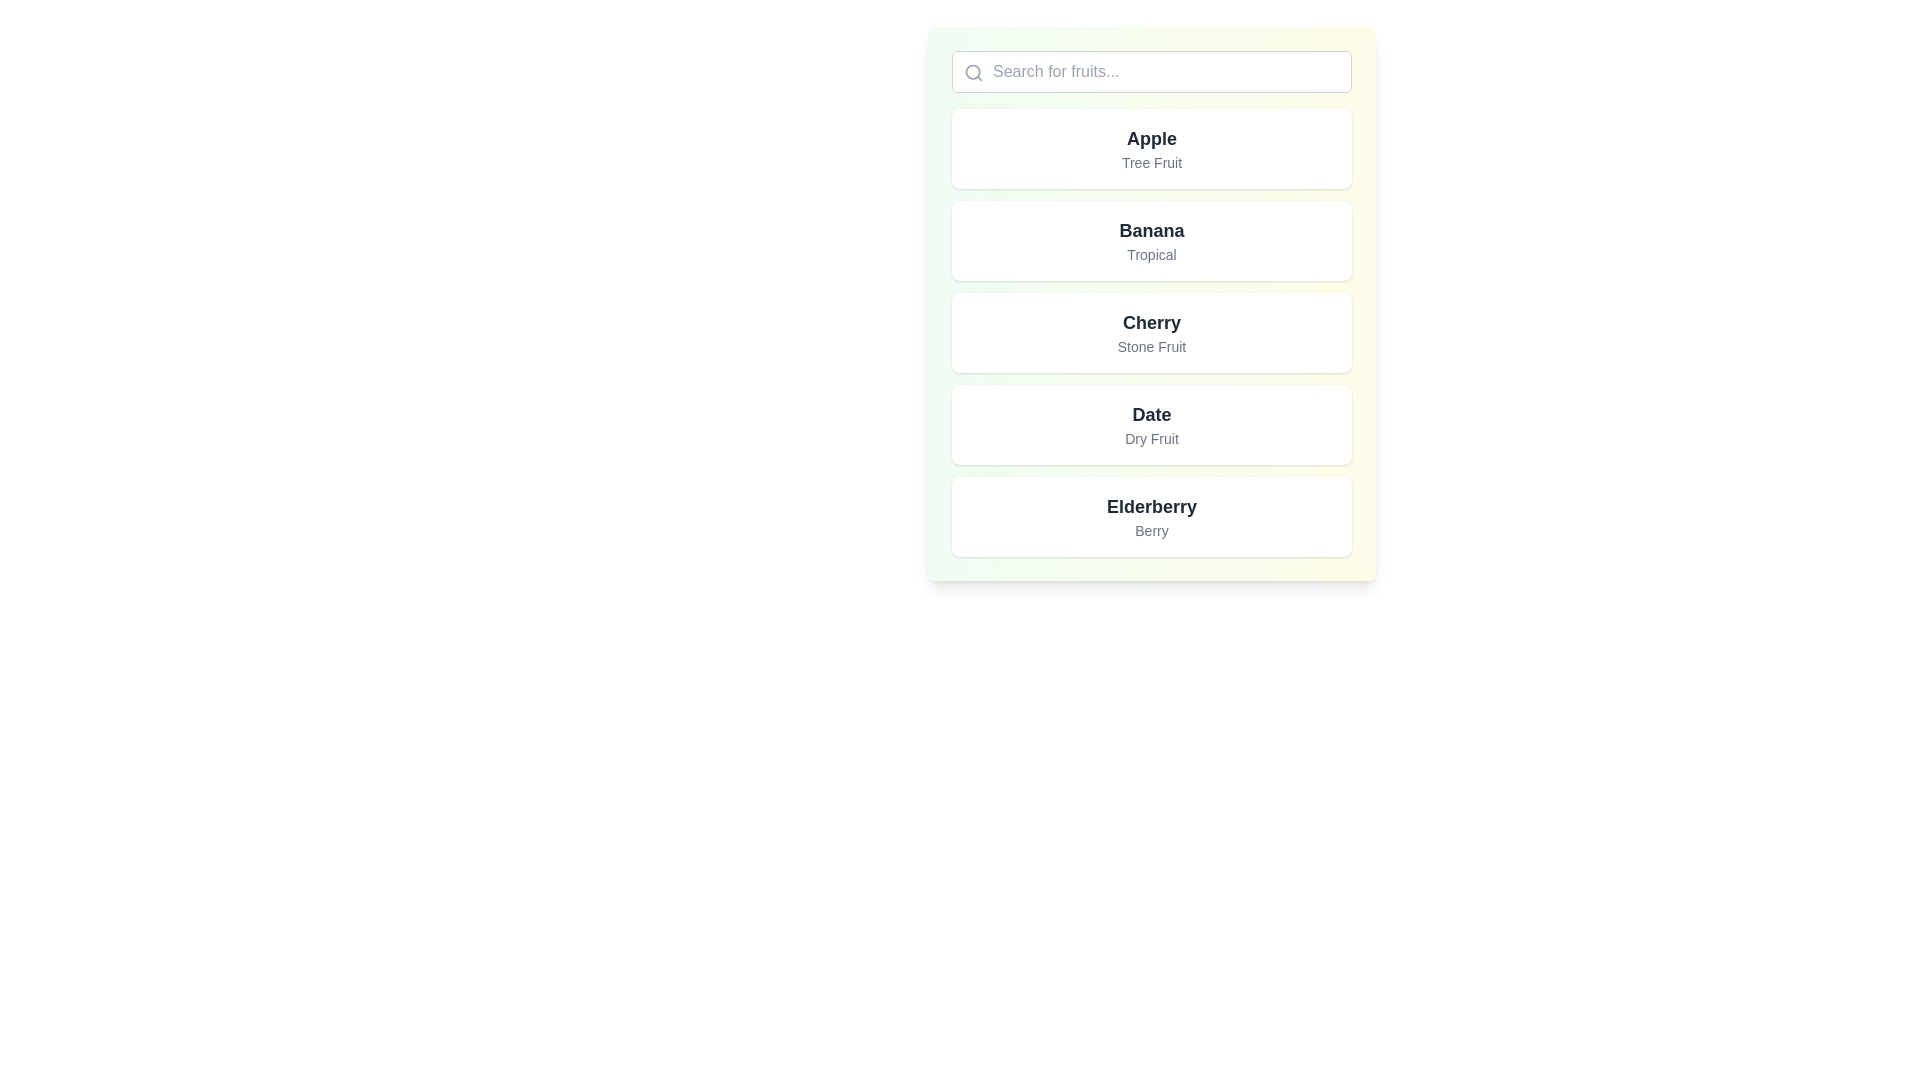  Describe the element at coordinates (1152, 515) in the screenshot. I see `the fifth interactive list item labeled 'Elderberry'` at that location.